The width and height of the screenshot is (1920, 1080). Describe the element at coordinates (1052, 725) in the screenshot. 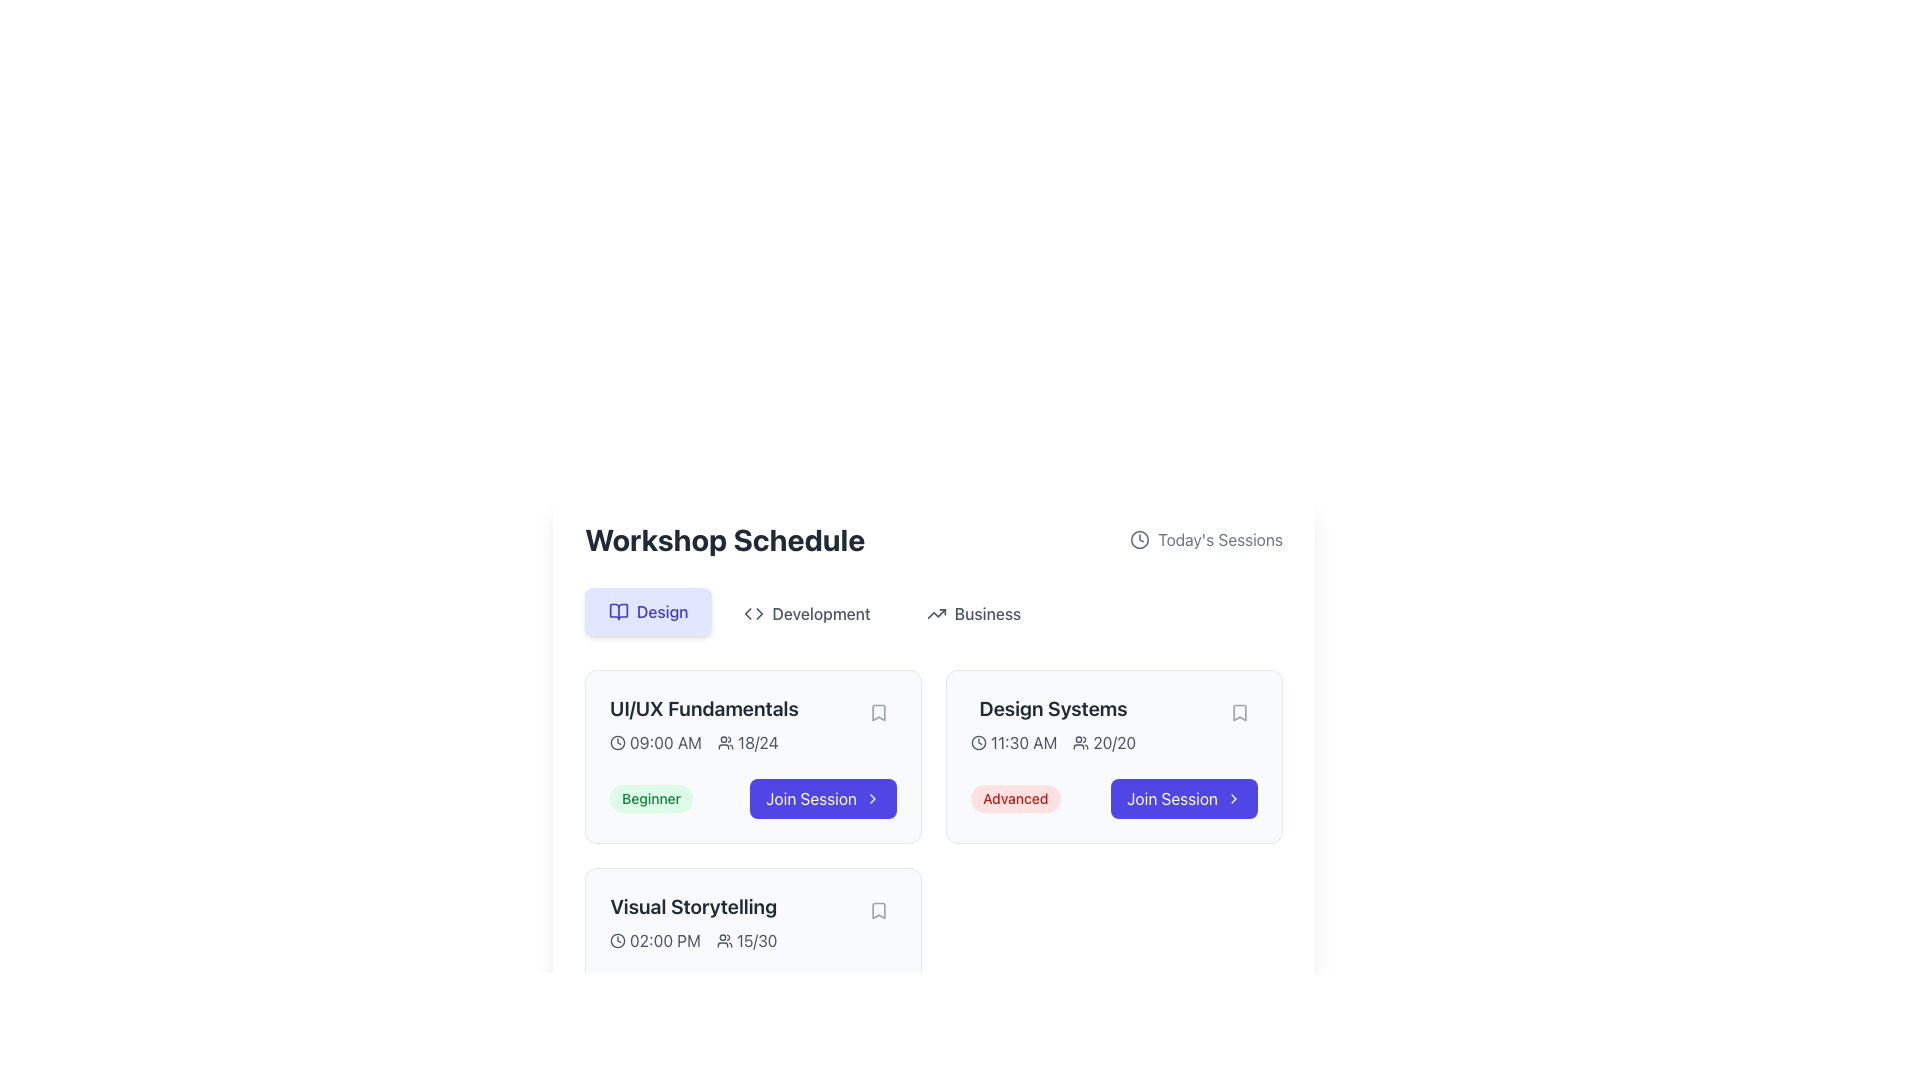

I see `information displayed in the 'Design Systems' card, which includes the time '11:30 AM' and the count '20/20'` at that location.